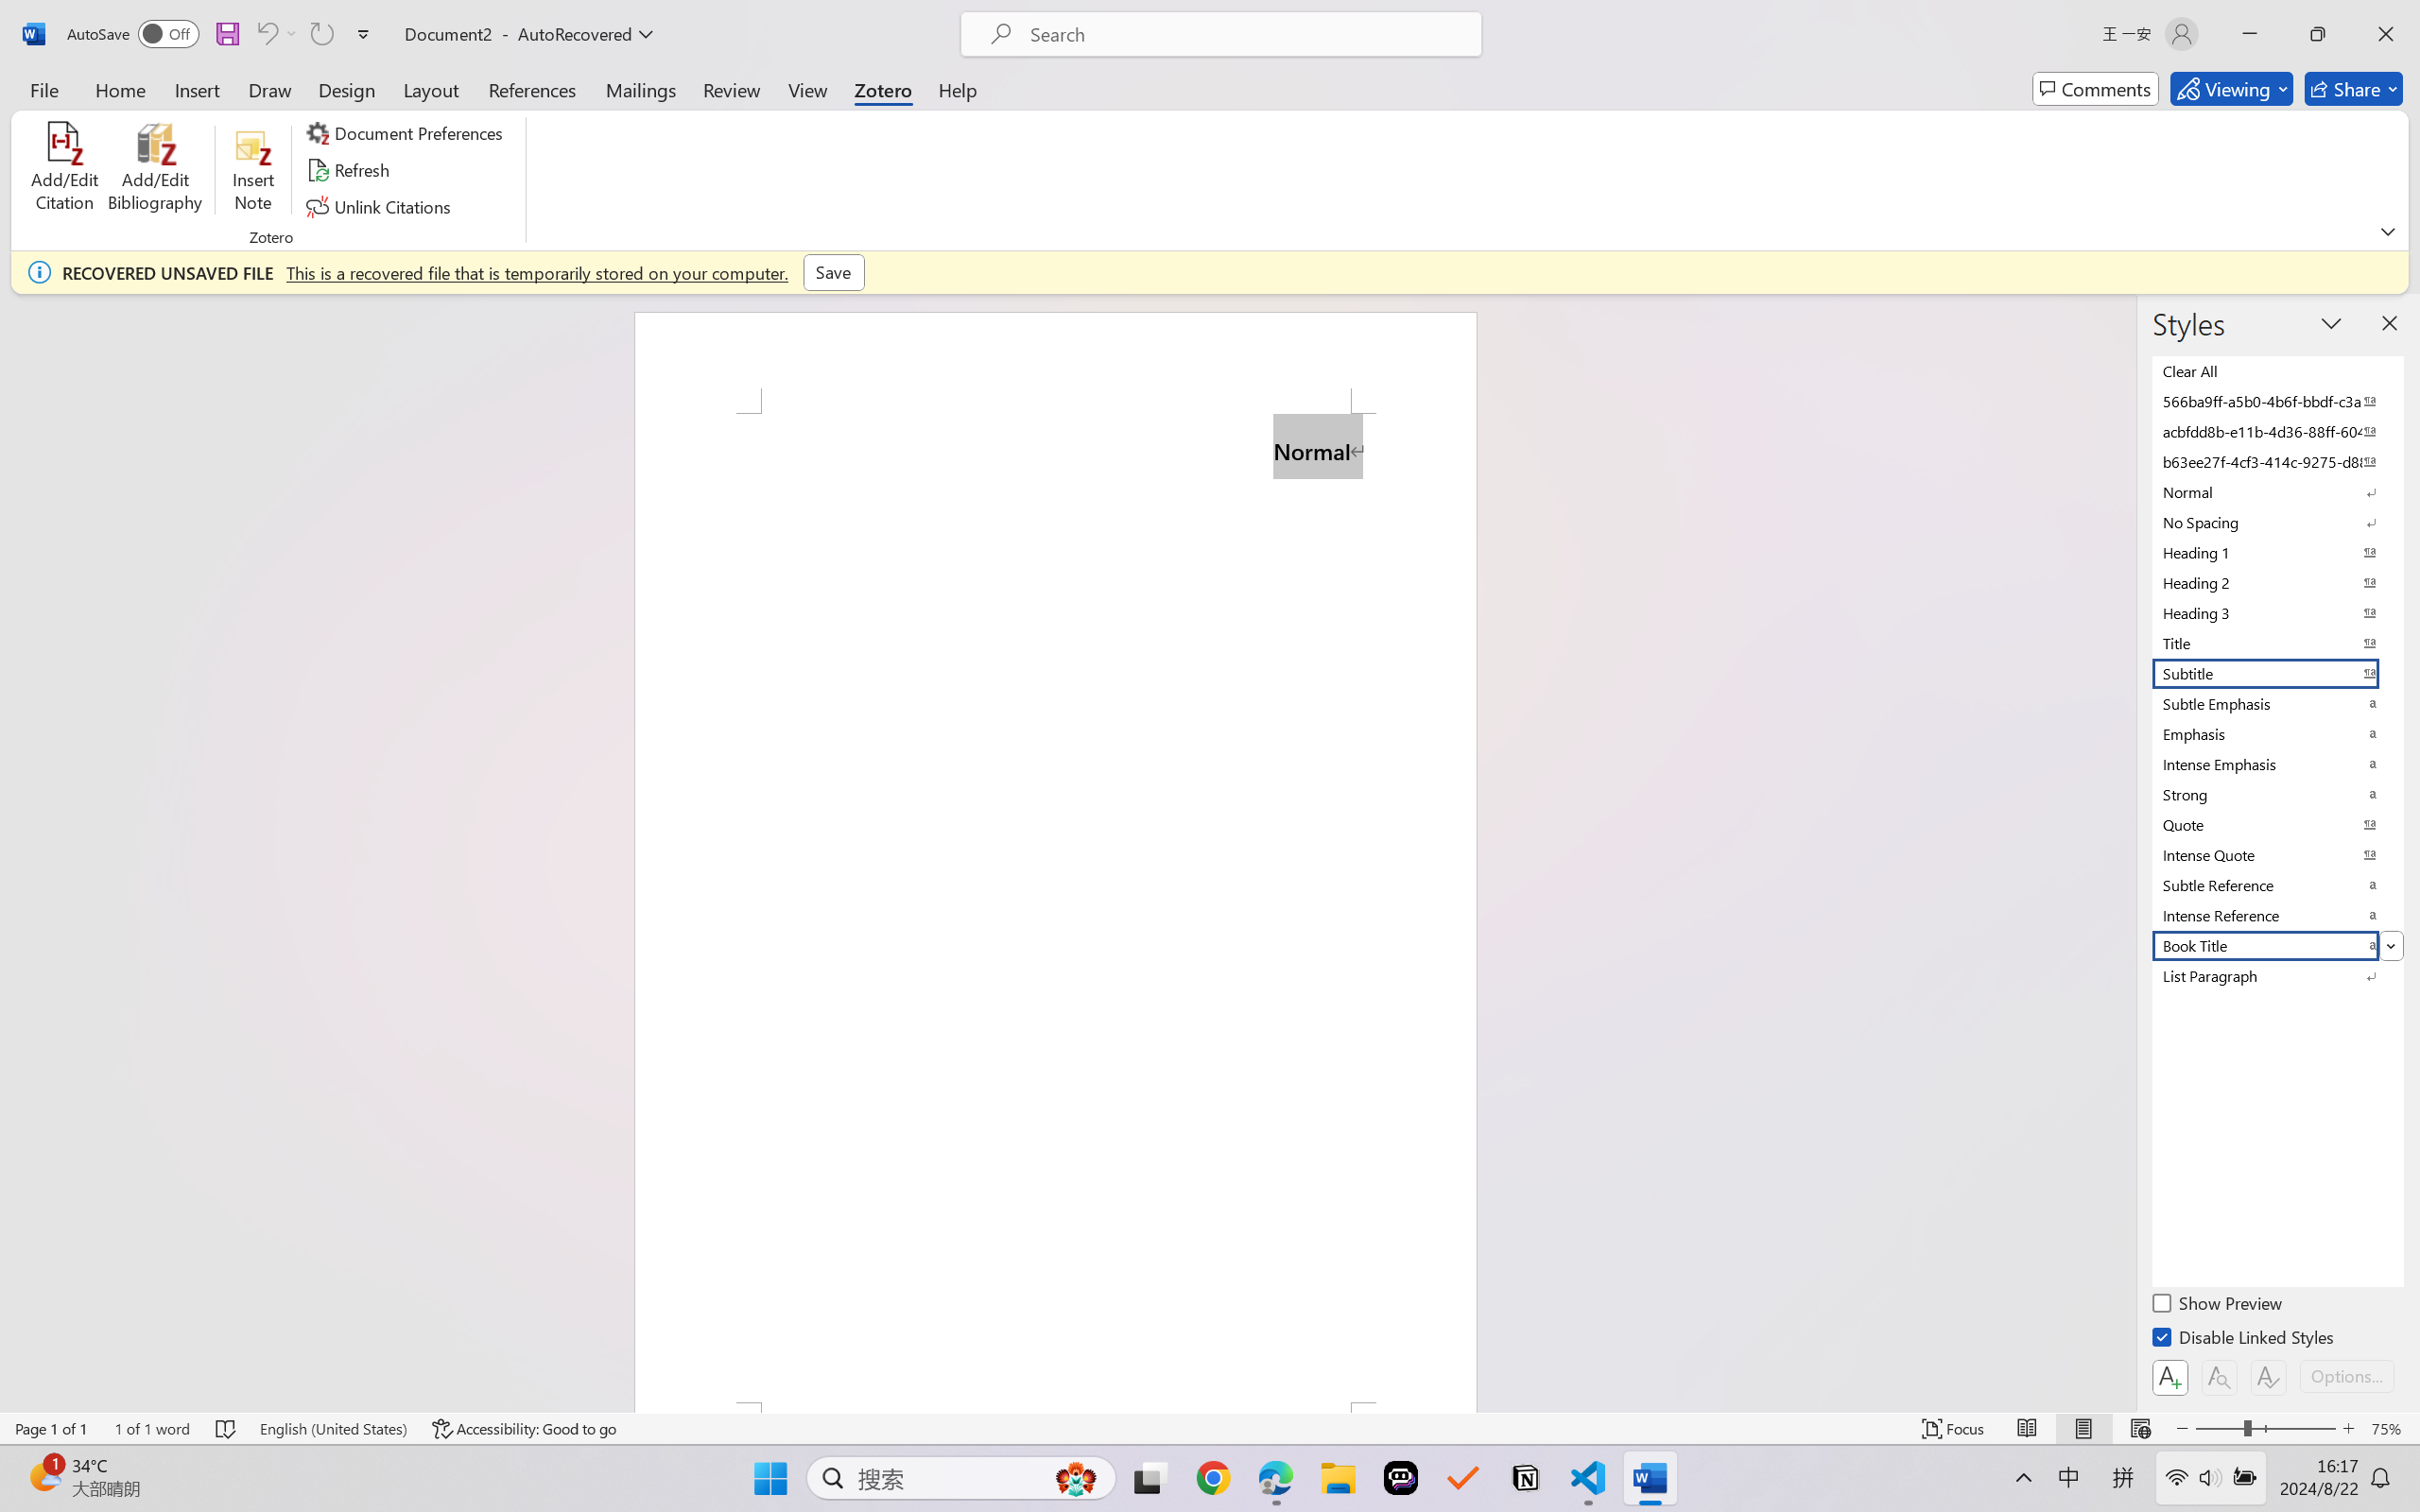 The height and width of the screenshot is (1512, 2420). I want to click on 'Add/Edit Citation', so click(65, 170).